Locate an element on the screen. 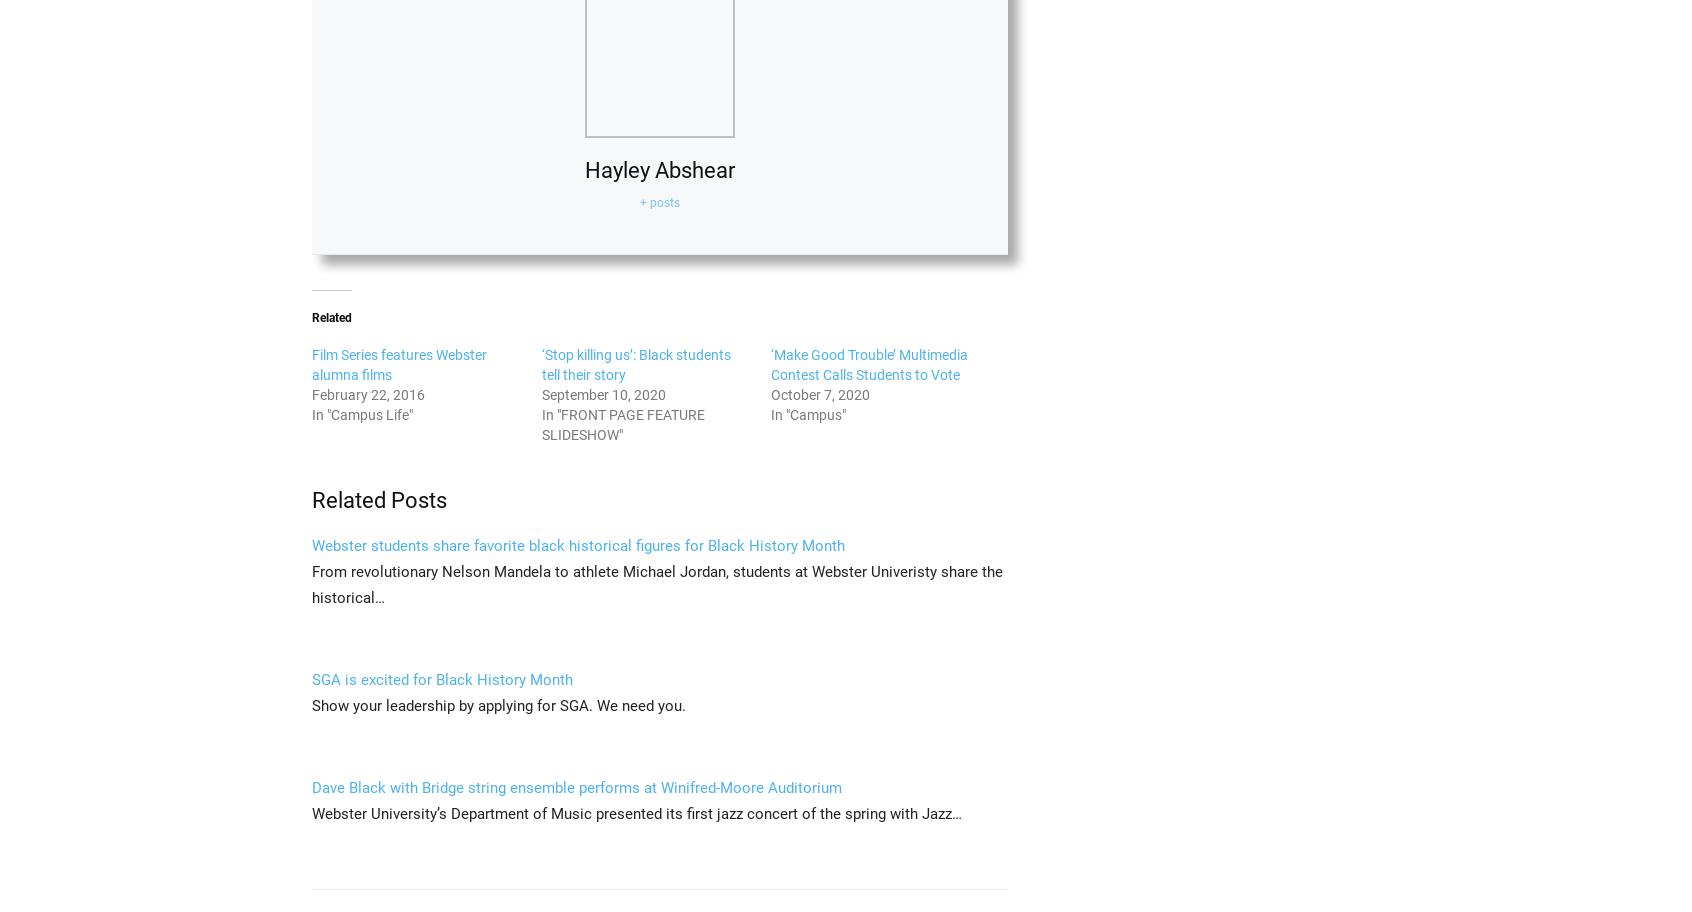 Image resolution: width=1692 pixels, height=912 pixels. 'Show your leadership by applying for SGA. We need you.' is located at coordinates (311, 705).